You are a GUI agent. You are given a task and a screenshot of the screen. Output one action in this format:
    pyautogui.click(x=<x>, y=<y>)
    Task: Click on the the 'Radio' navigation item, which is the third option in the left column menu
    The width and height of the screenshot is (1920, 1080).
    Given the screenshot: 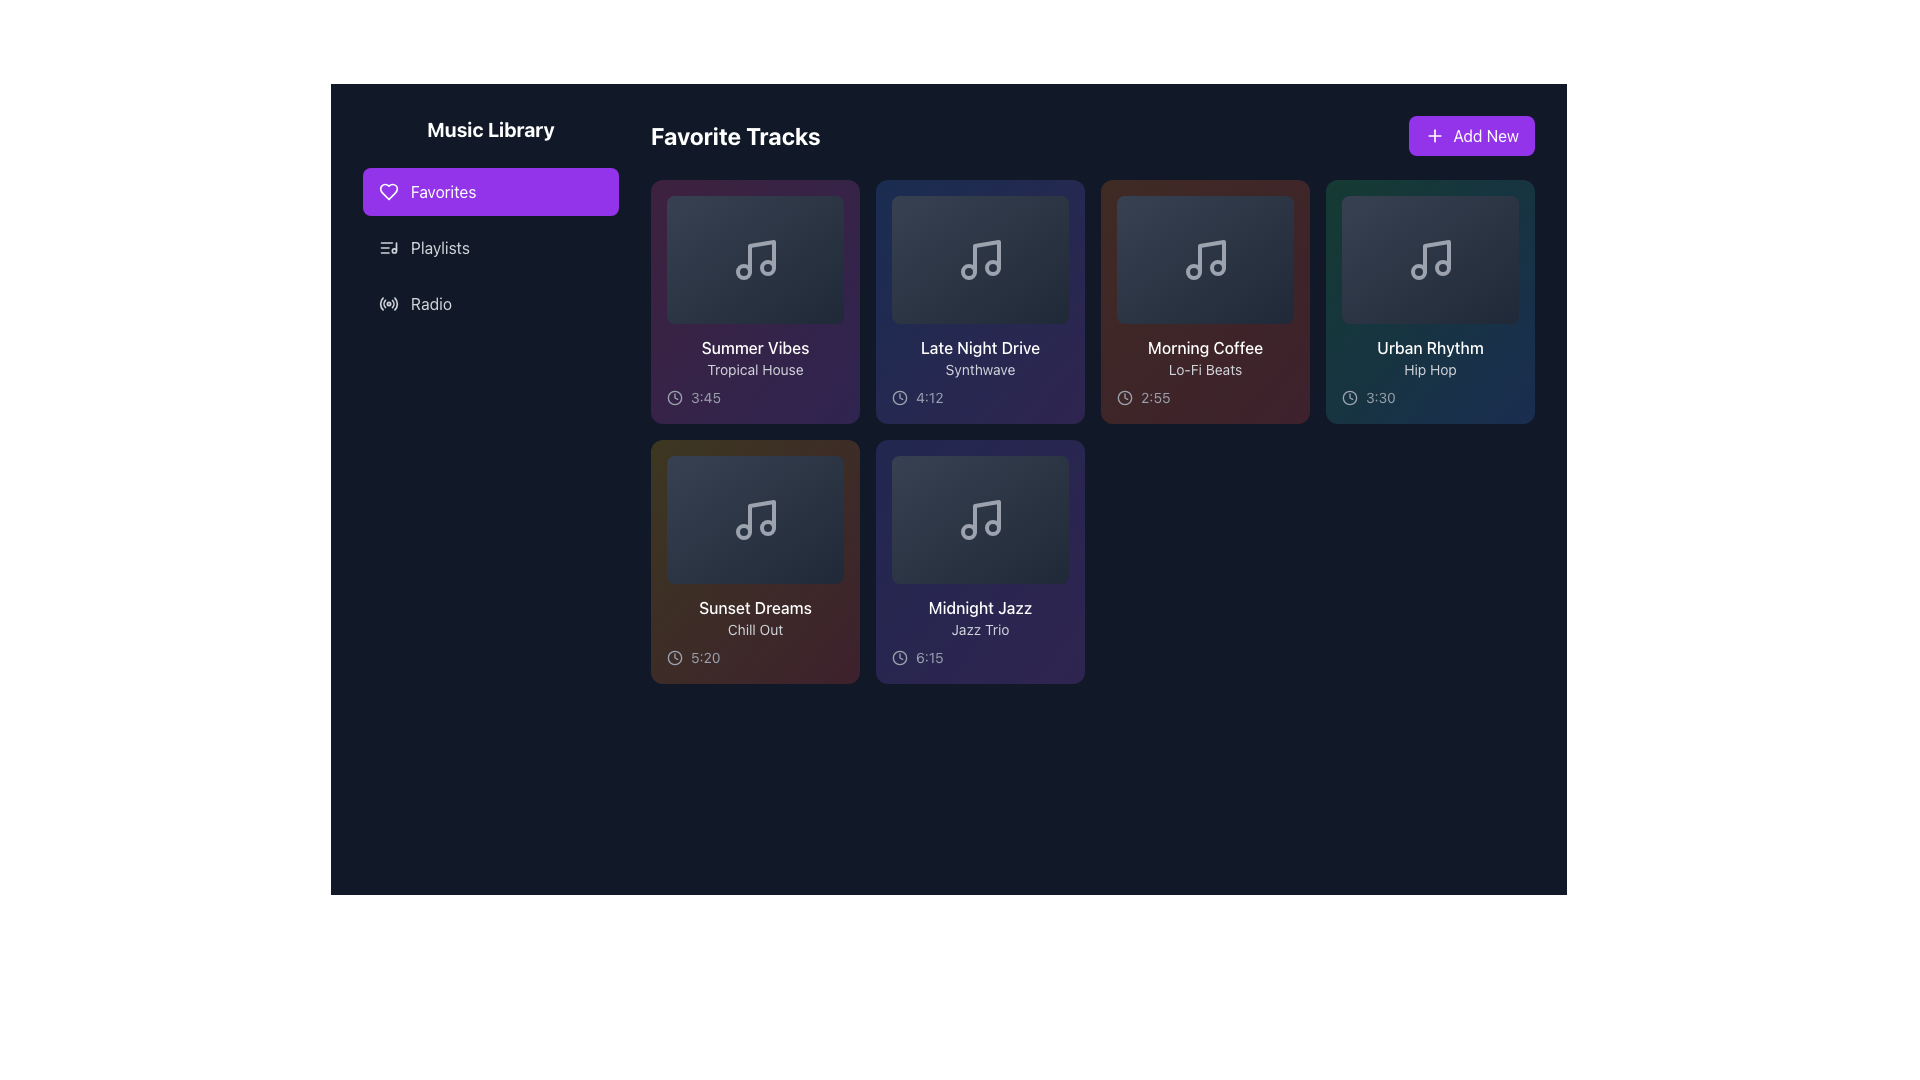 What is the action you would take?
    pyautogui.click(x=490, y=304)
    